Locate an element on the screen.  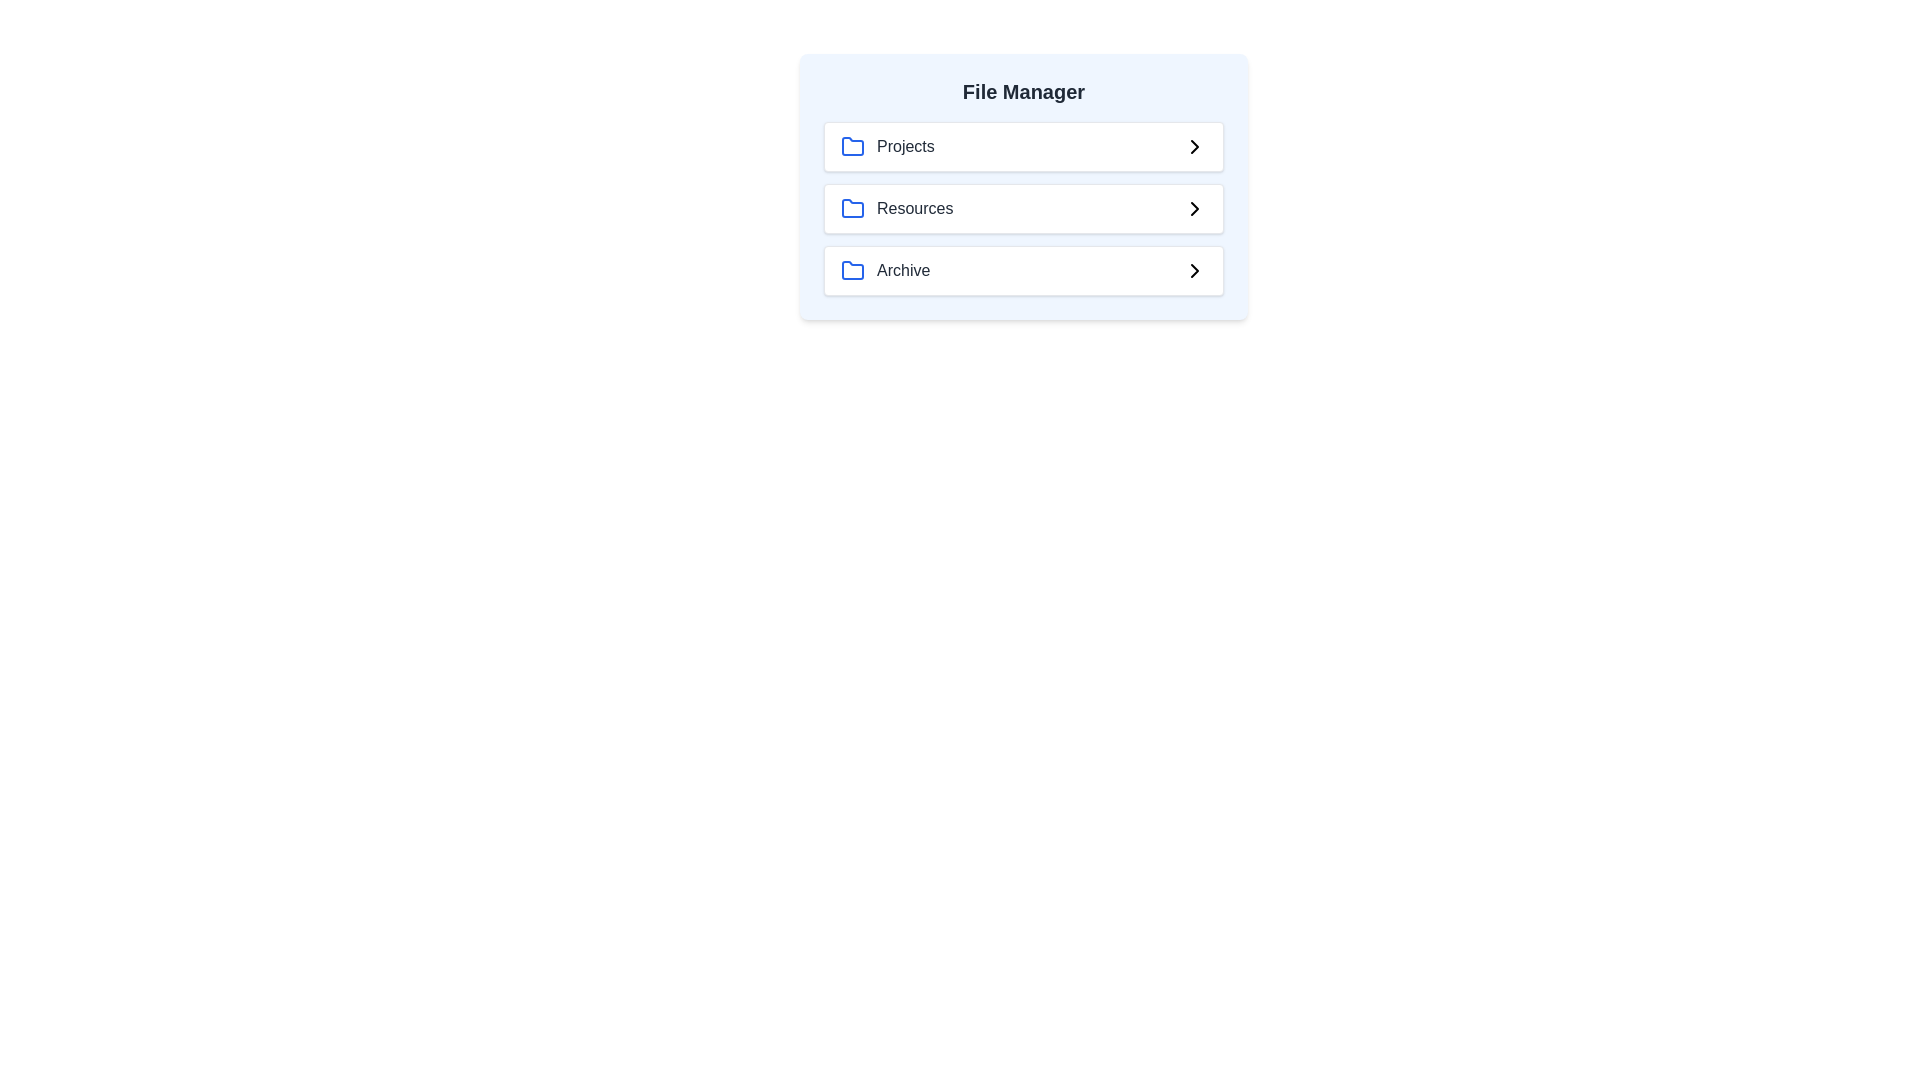
the 'Resources' entry in the File Manager, which is represented by a blue folder icon followed by the medium gray text label 'Resources' is located at coordinates (896, 208).